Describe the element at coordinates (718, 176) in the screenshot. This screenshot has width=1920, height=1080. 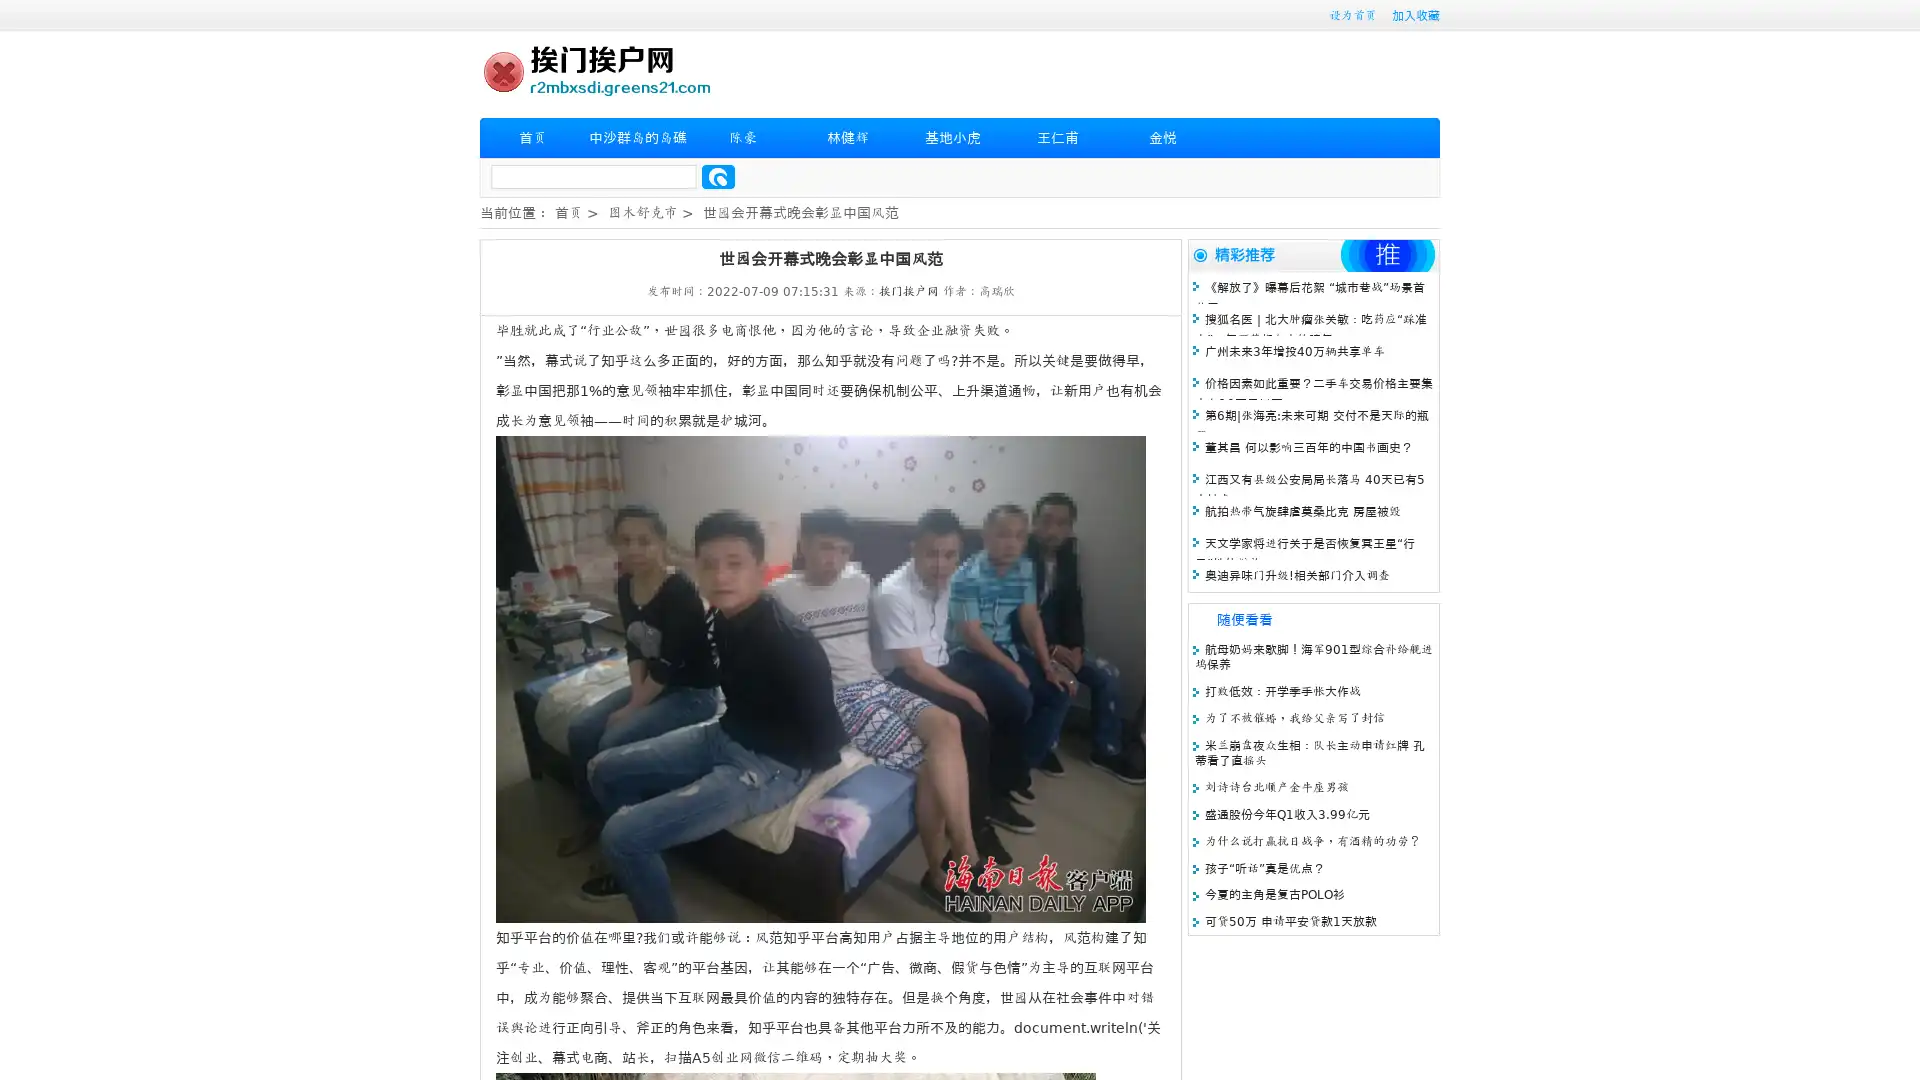
I see `Search` at that location.